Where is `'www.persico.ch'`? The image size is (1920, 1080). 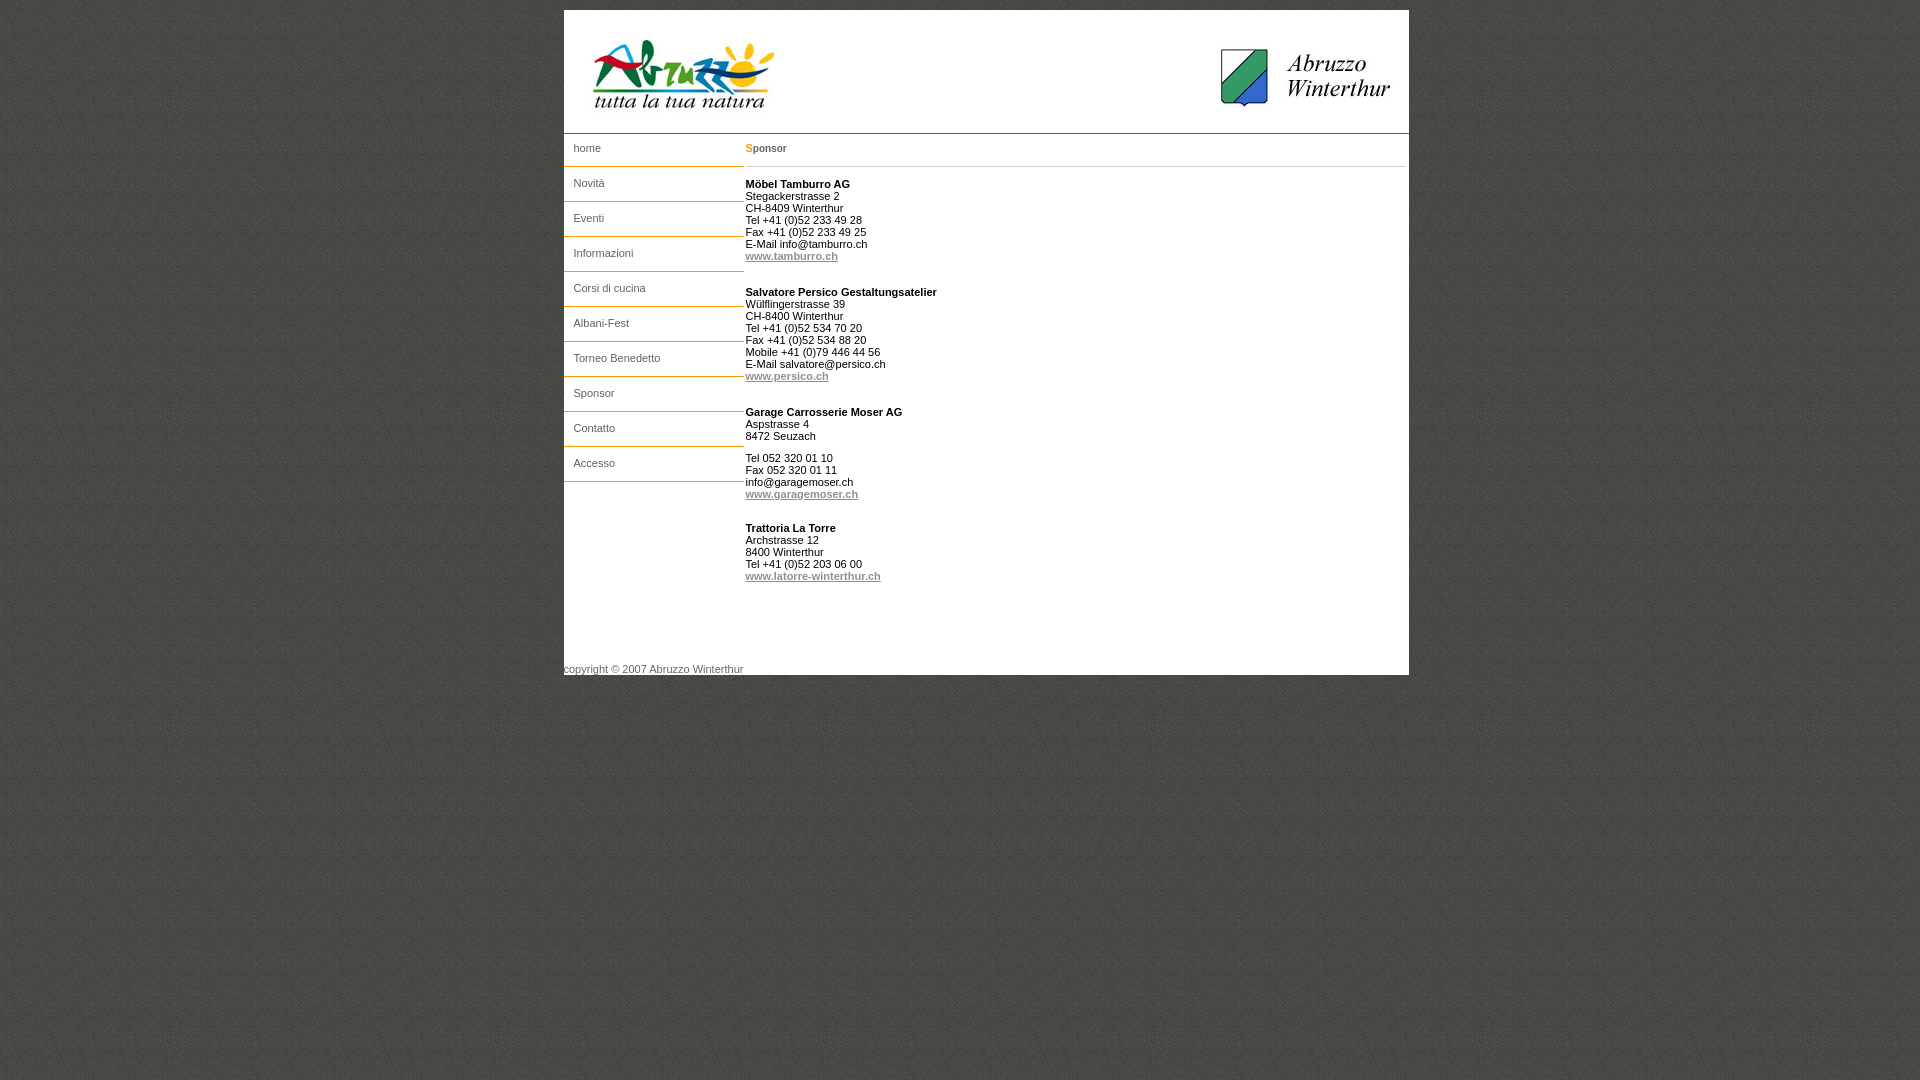 'www.persico.ch' is located at coordinates (786, 375).